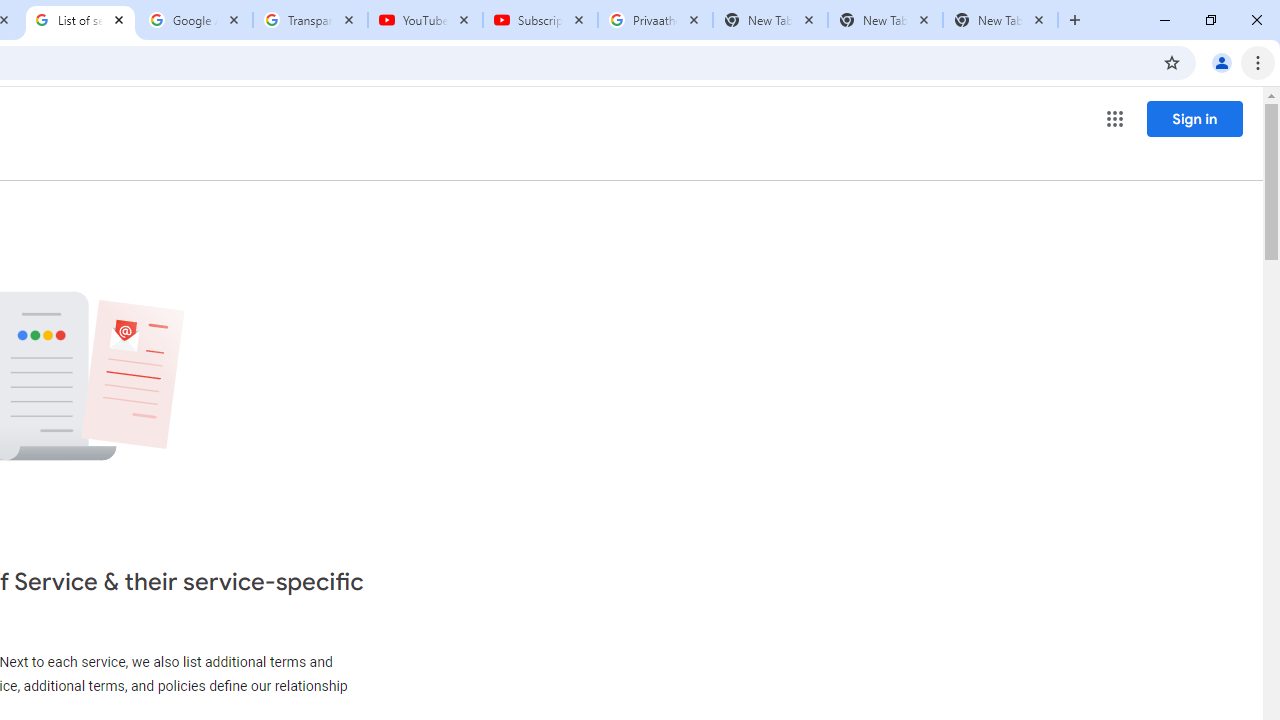 The width and height of the screenshot is (1280, 720). What do you see at coordinates (423, 20) in the screenshot?
I see `'YouTube'` at bounding box center [423, 20].